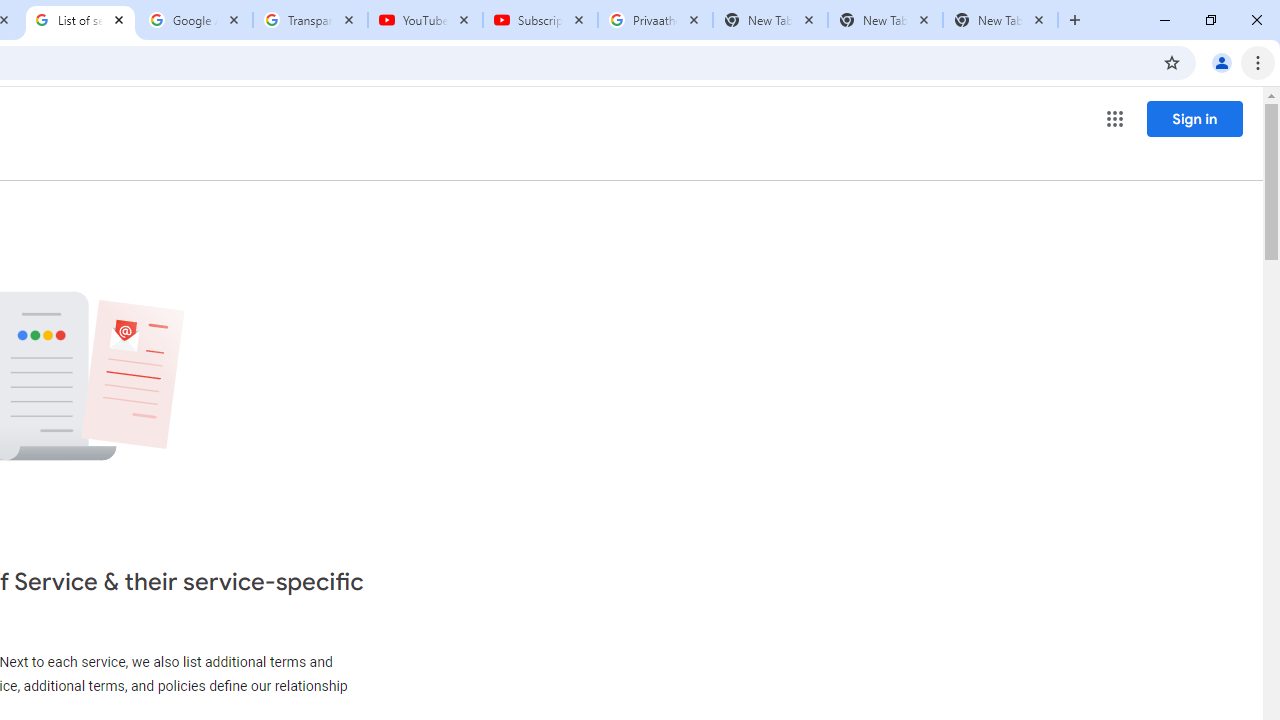 The width and height of the screenshot is (1280, 720). What do you see at coordinates (423, 20) in the screenshot?
I see `'YouTube'` at bounding box center [423, 20].